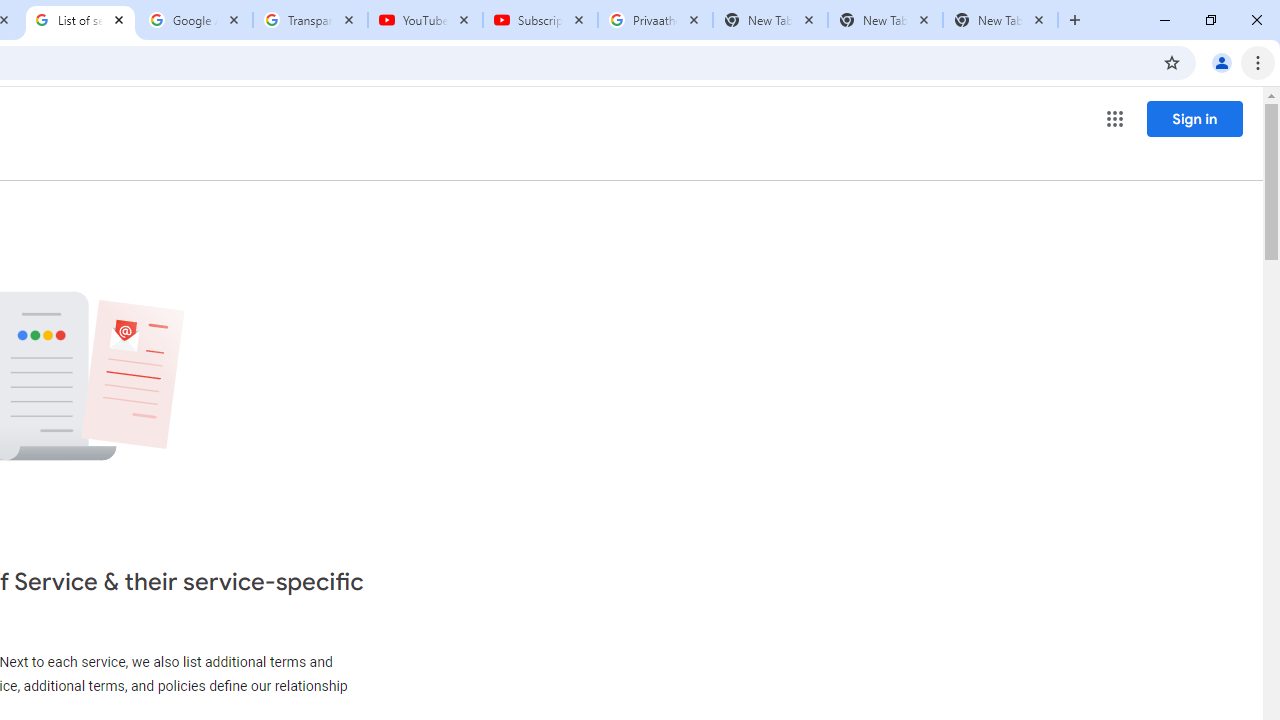 The width and height of the screenshot is (1280, 720). What do you see at coordinates (423, 20) in the screenshot?
I see `'YouTube'` at bounding box center [423, 20].